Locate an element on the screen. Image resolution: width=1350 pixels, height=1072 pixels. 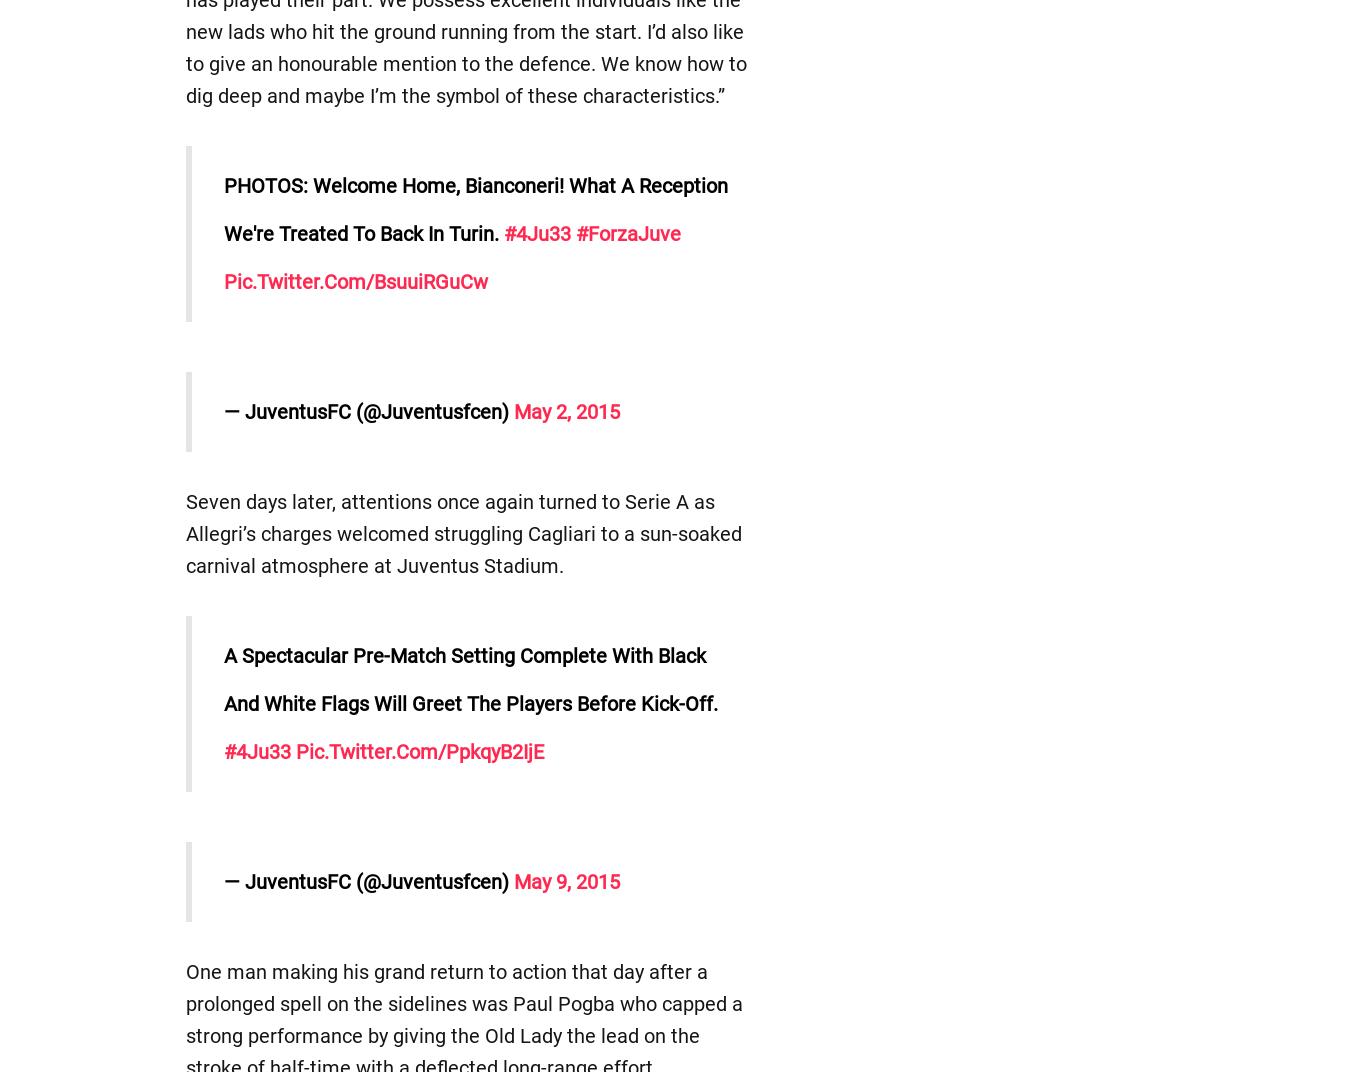
'pic.twitter.com/PpkqyB2IjE' is located at coordinates (419, 752).